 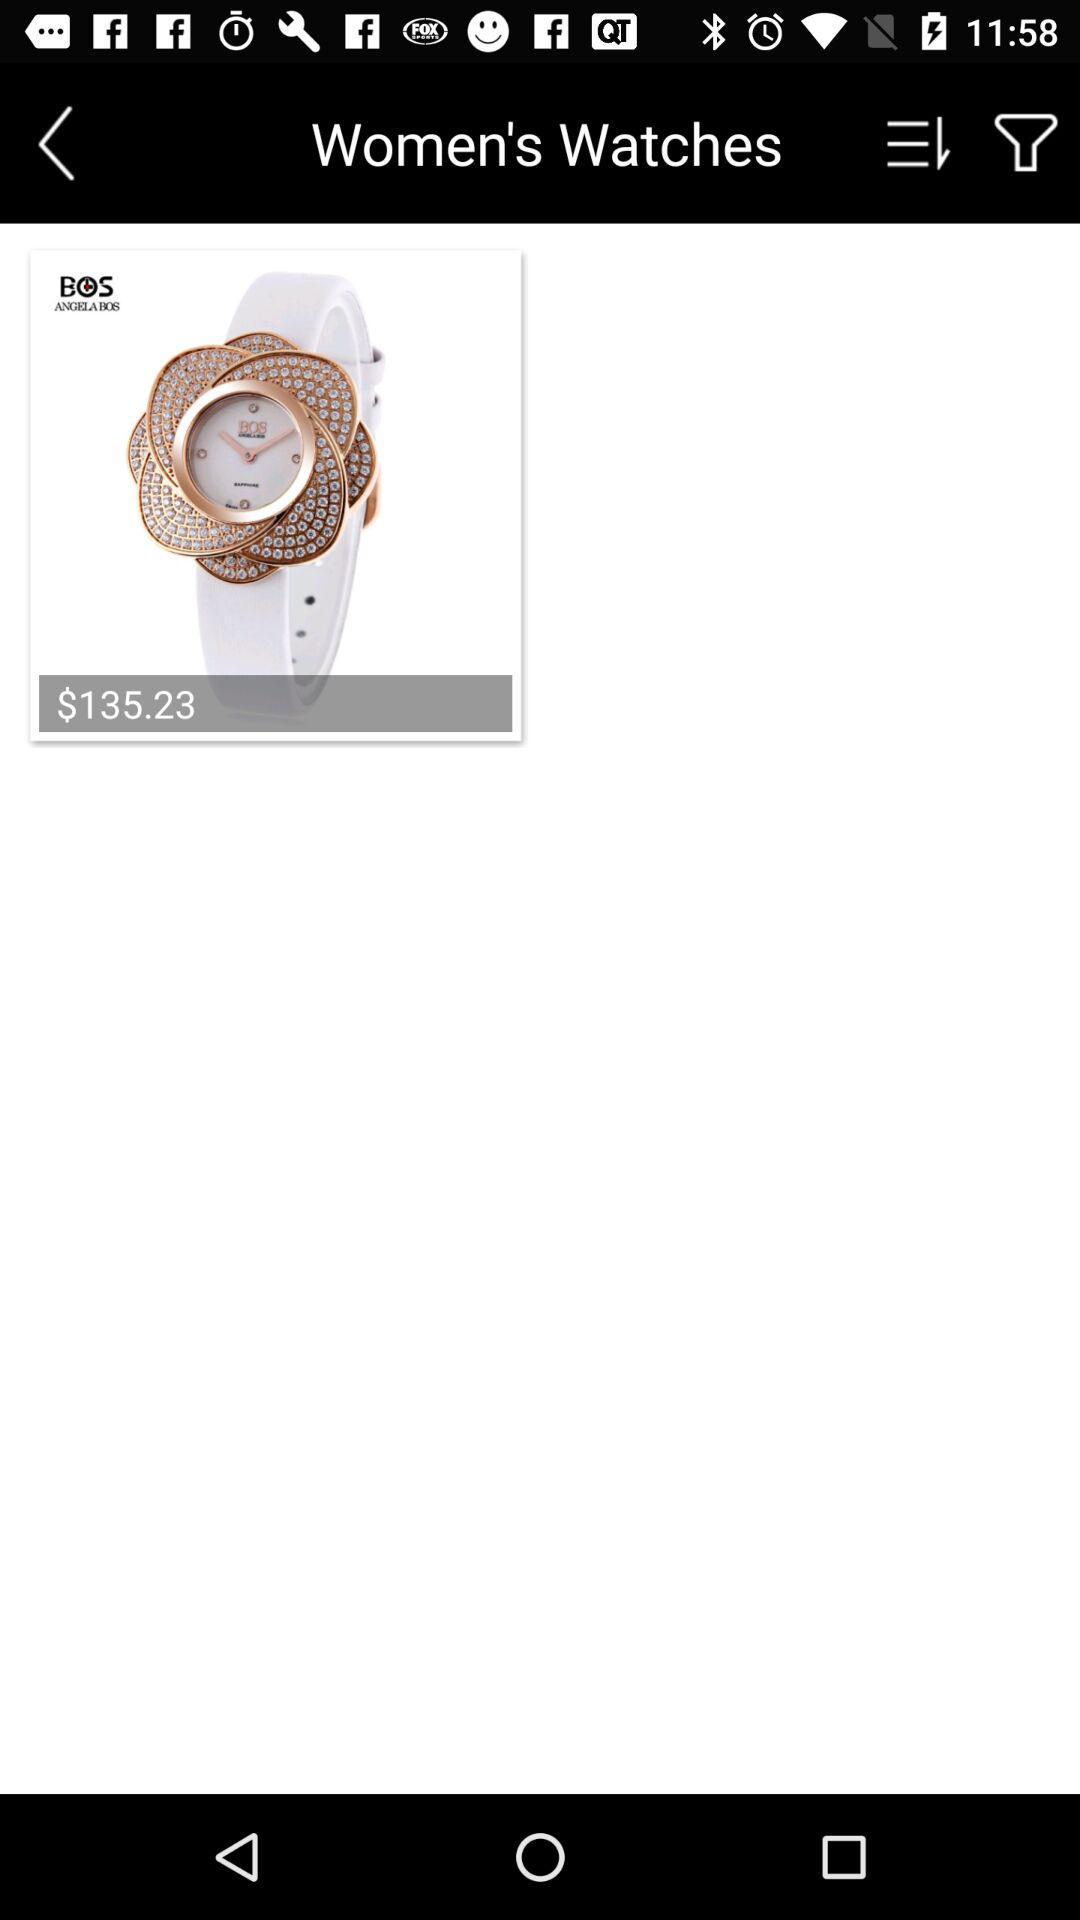 I want to click on menu, so click(x=919, y=142).